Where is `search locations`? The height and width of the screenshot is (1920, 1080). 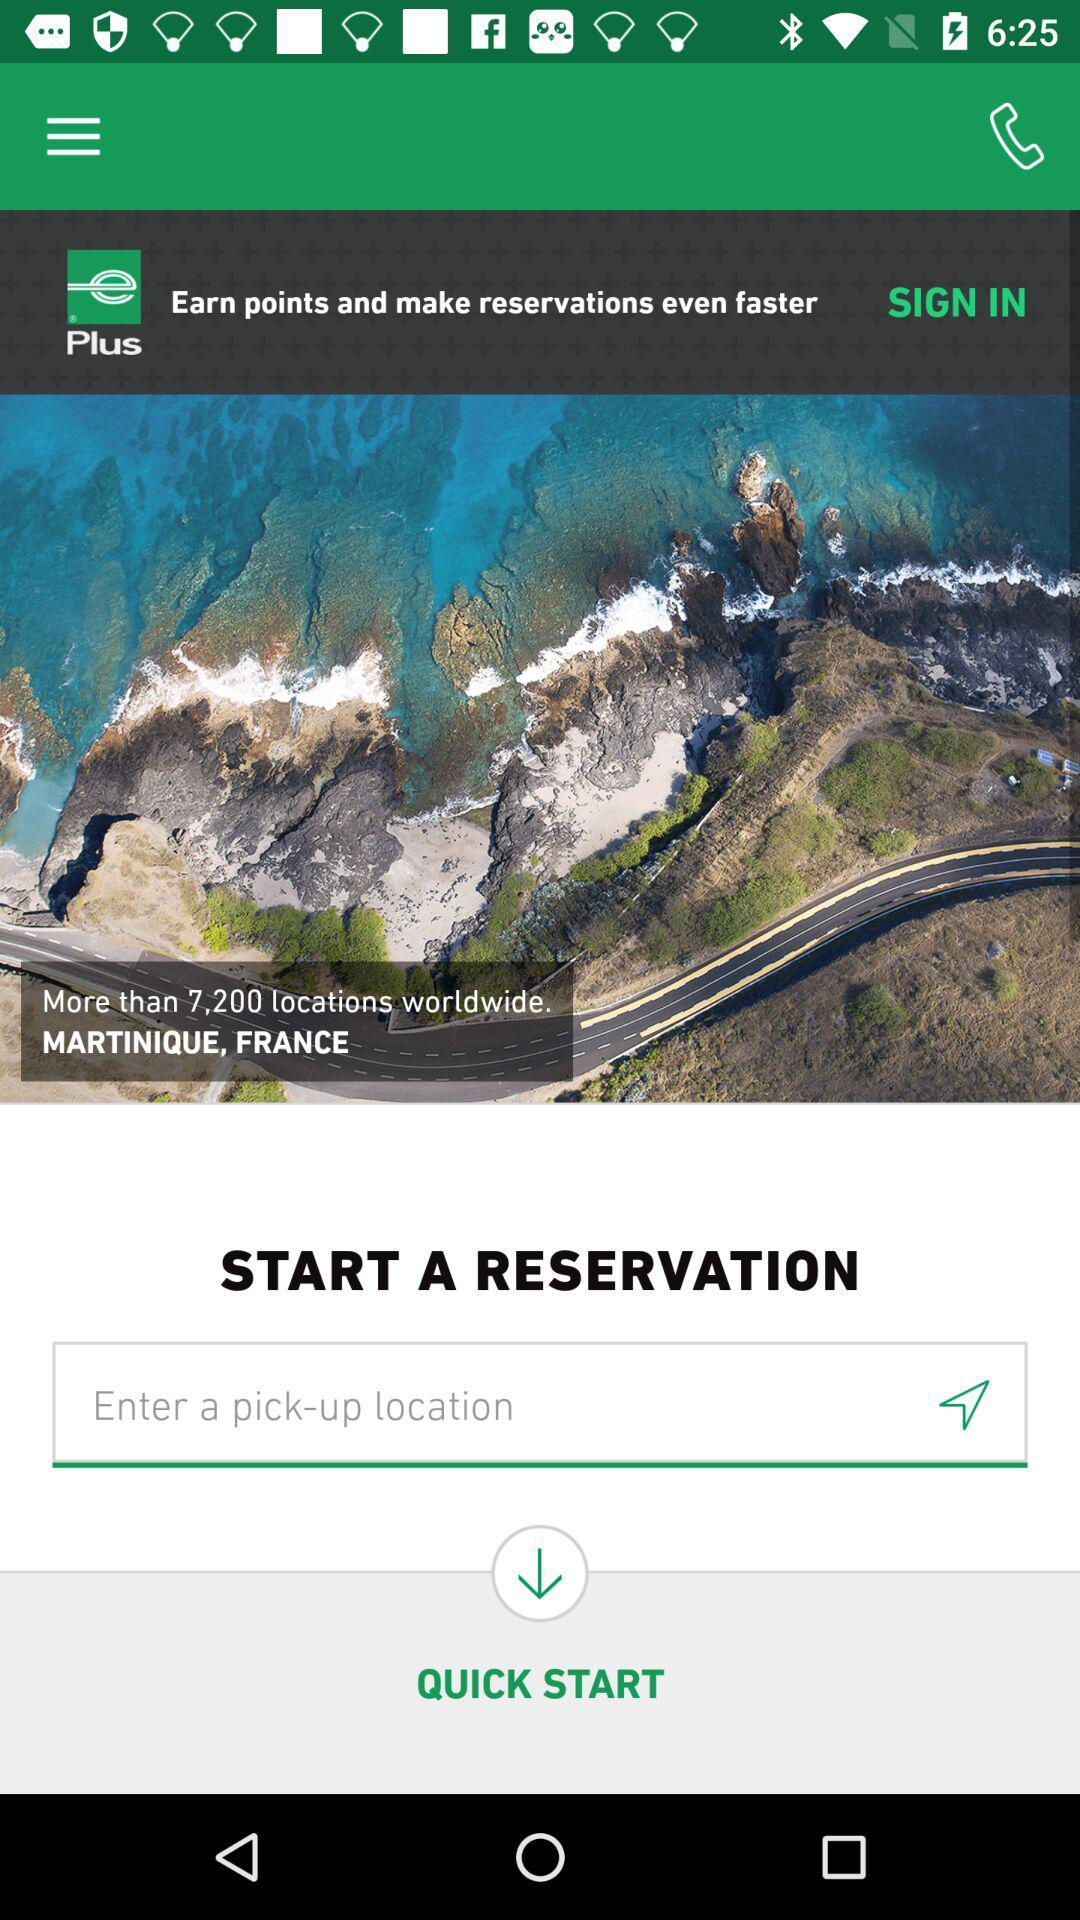 search locations is located at coordinates (540, 1572).